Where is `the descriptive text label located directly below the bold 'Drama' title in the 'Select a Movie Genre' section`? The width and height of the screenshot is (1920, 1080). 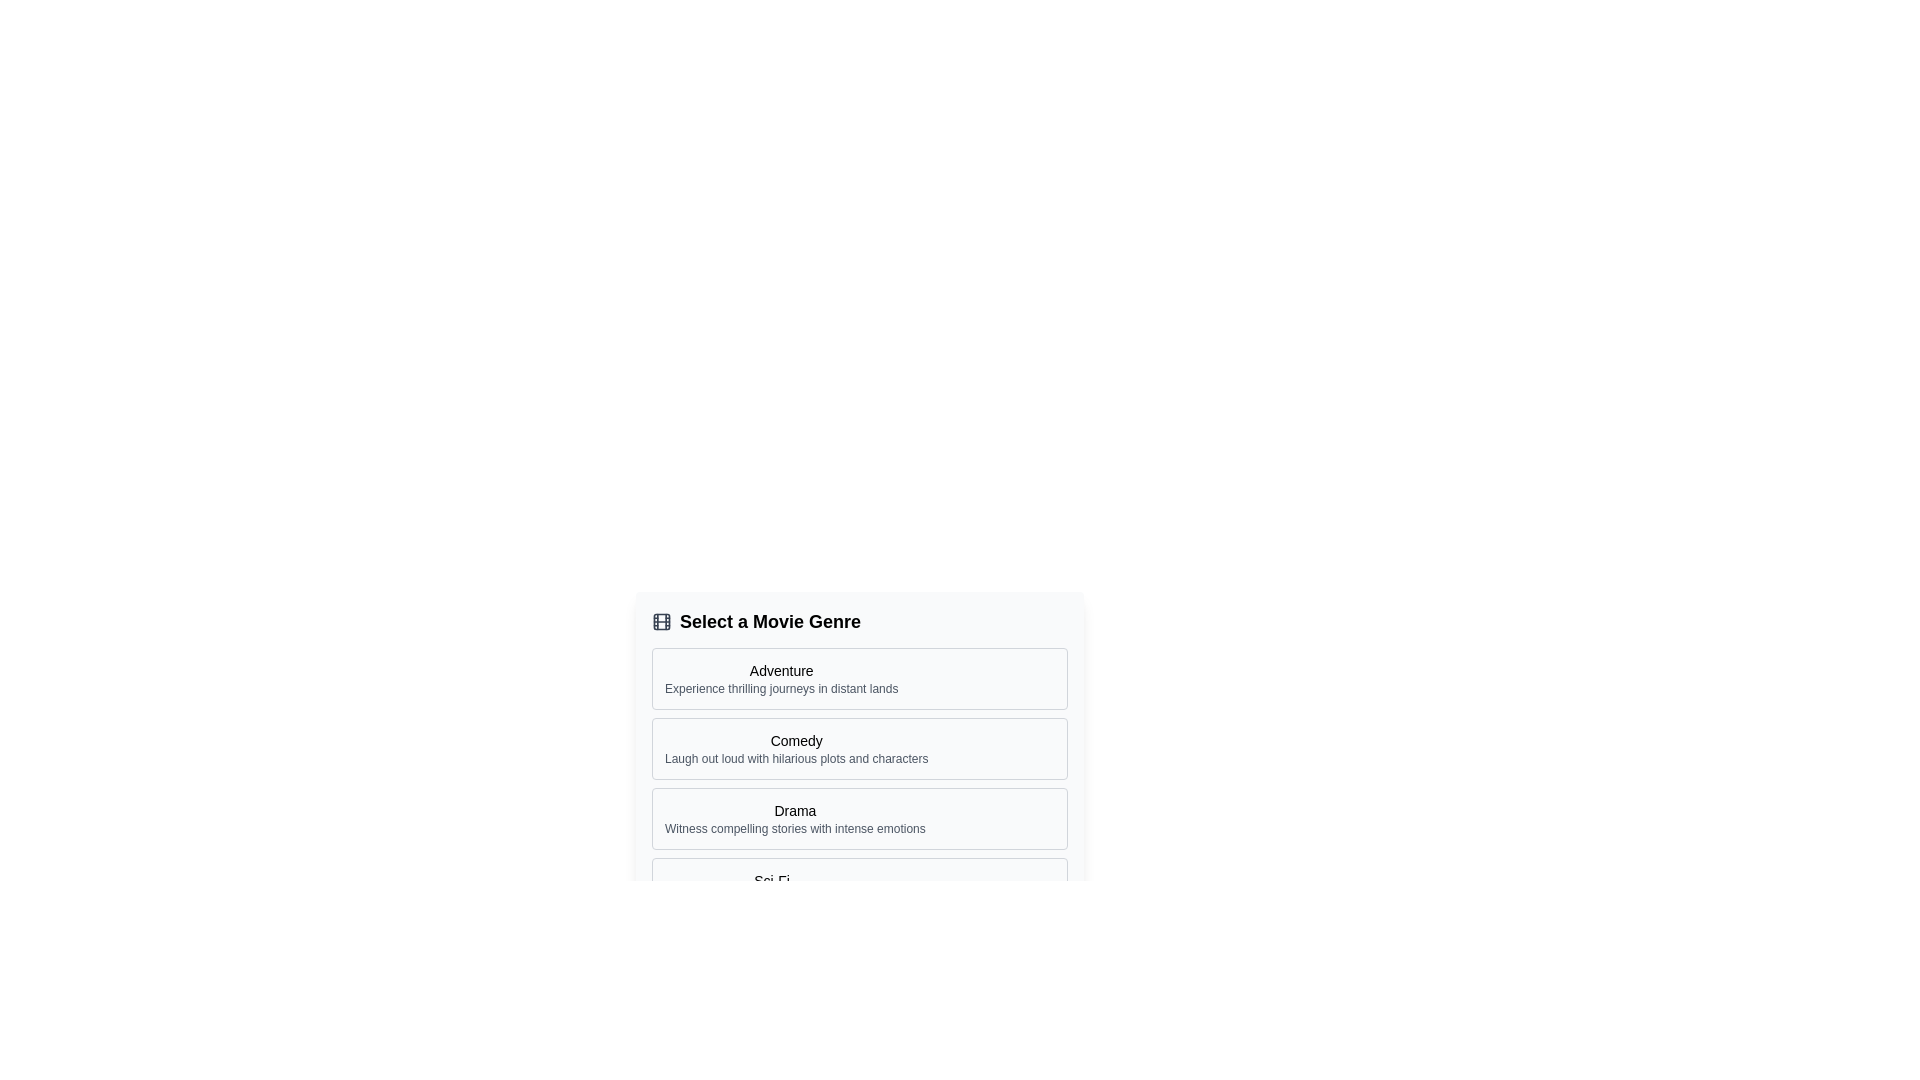
the descriptive text label located directly below the bold 'Drama' title in the 'Select a Movie Genre' section is located at coordinates (794, 829).